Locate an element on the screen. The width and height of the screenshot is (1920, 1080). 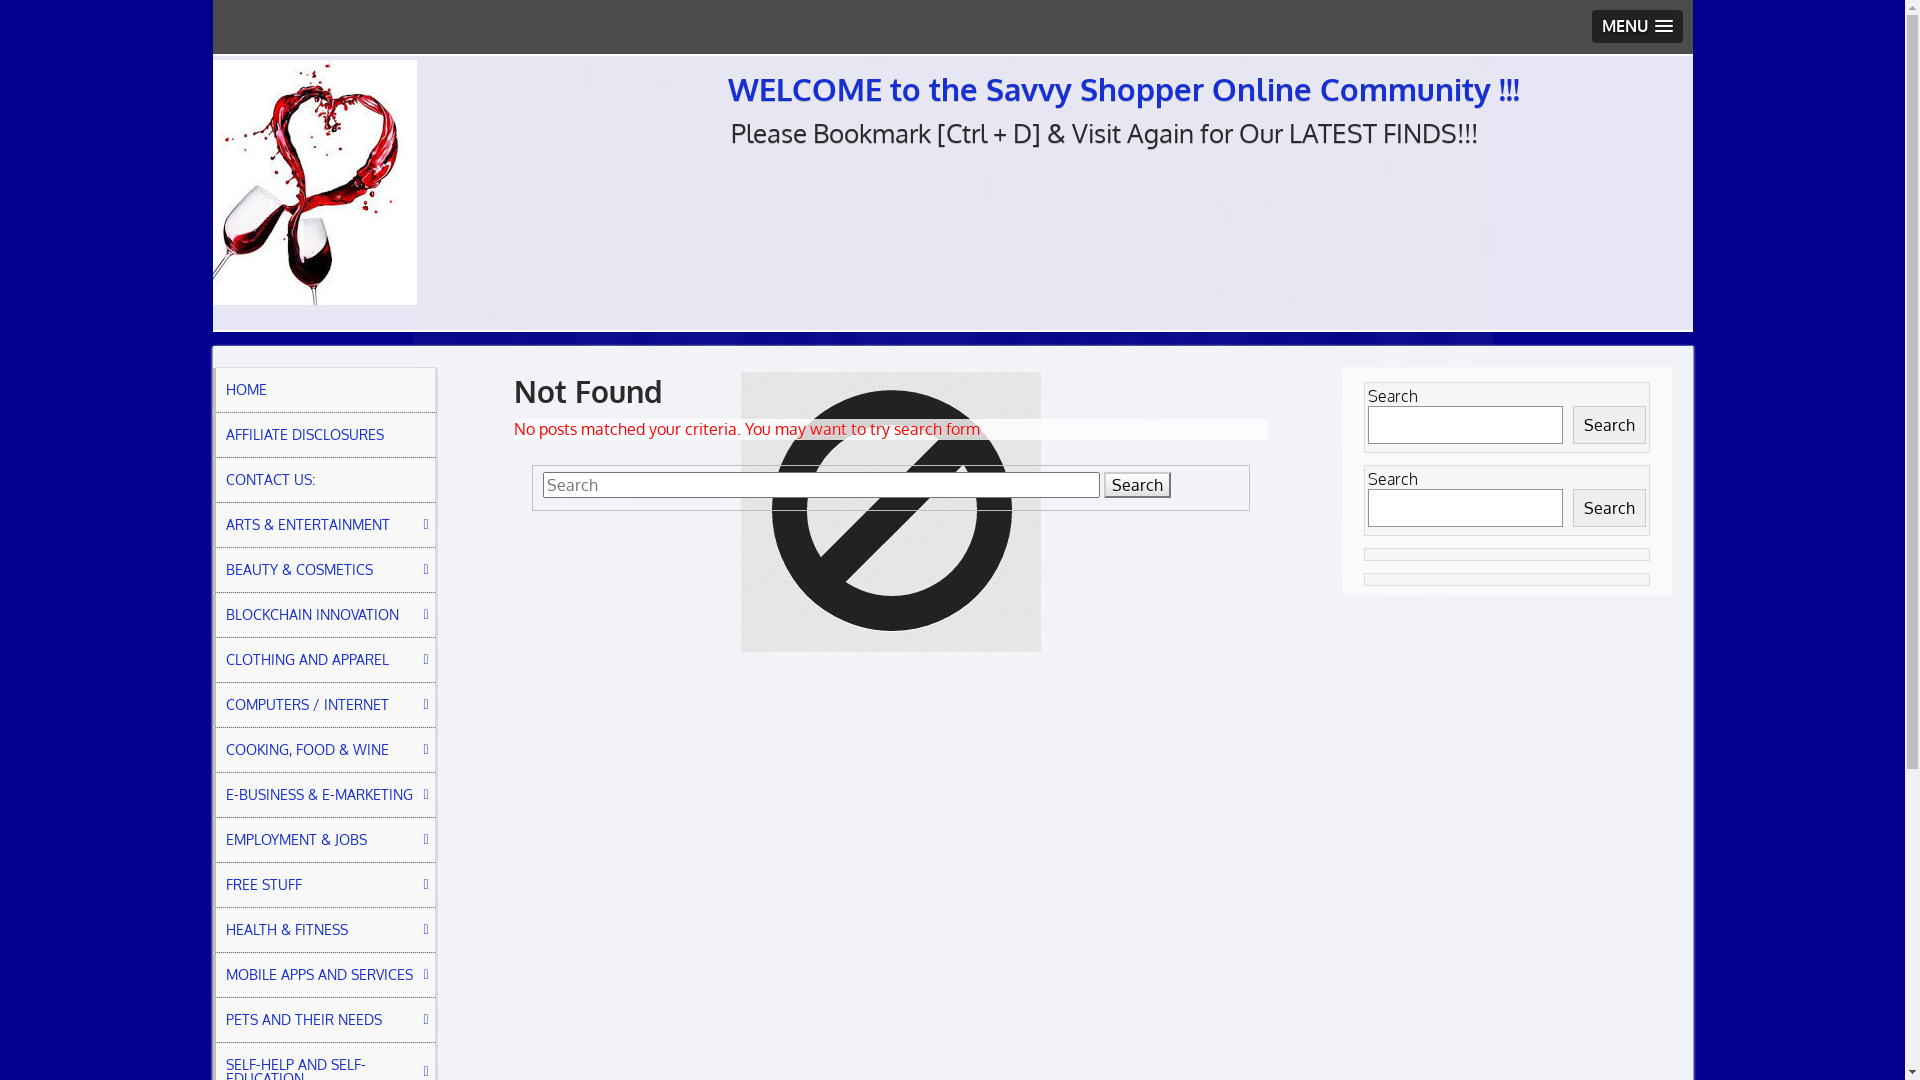
'PETS AND THEIR NEEDS' is located at coordinates (324, 1019).